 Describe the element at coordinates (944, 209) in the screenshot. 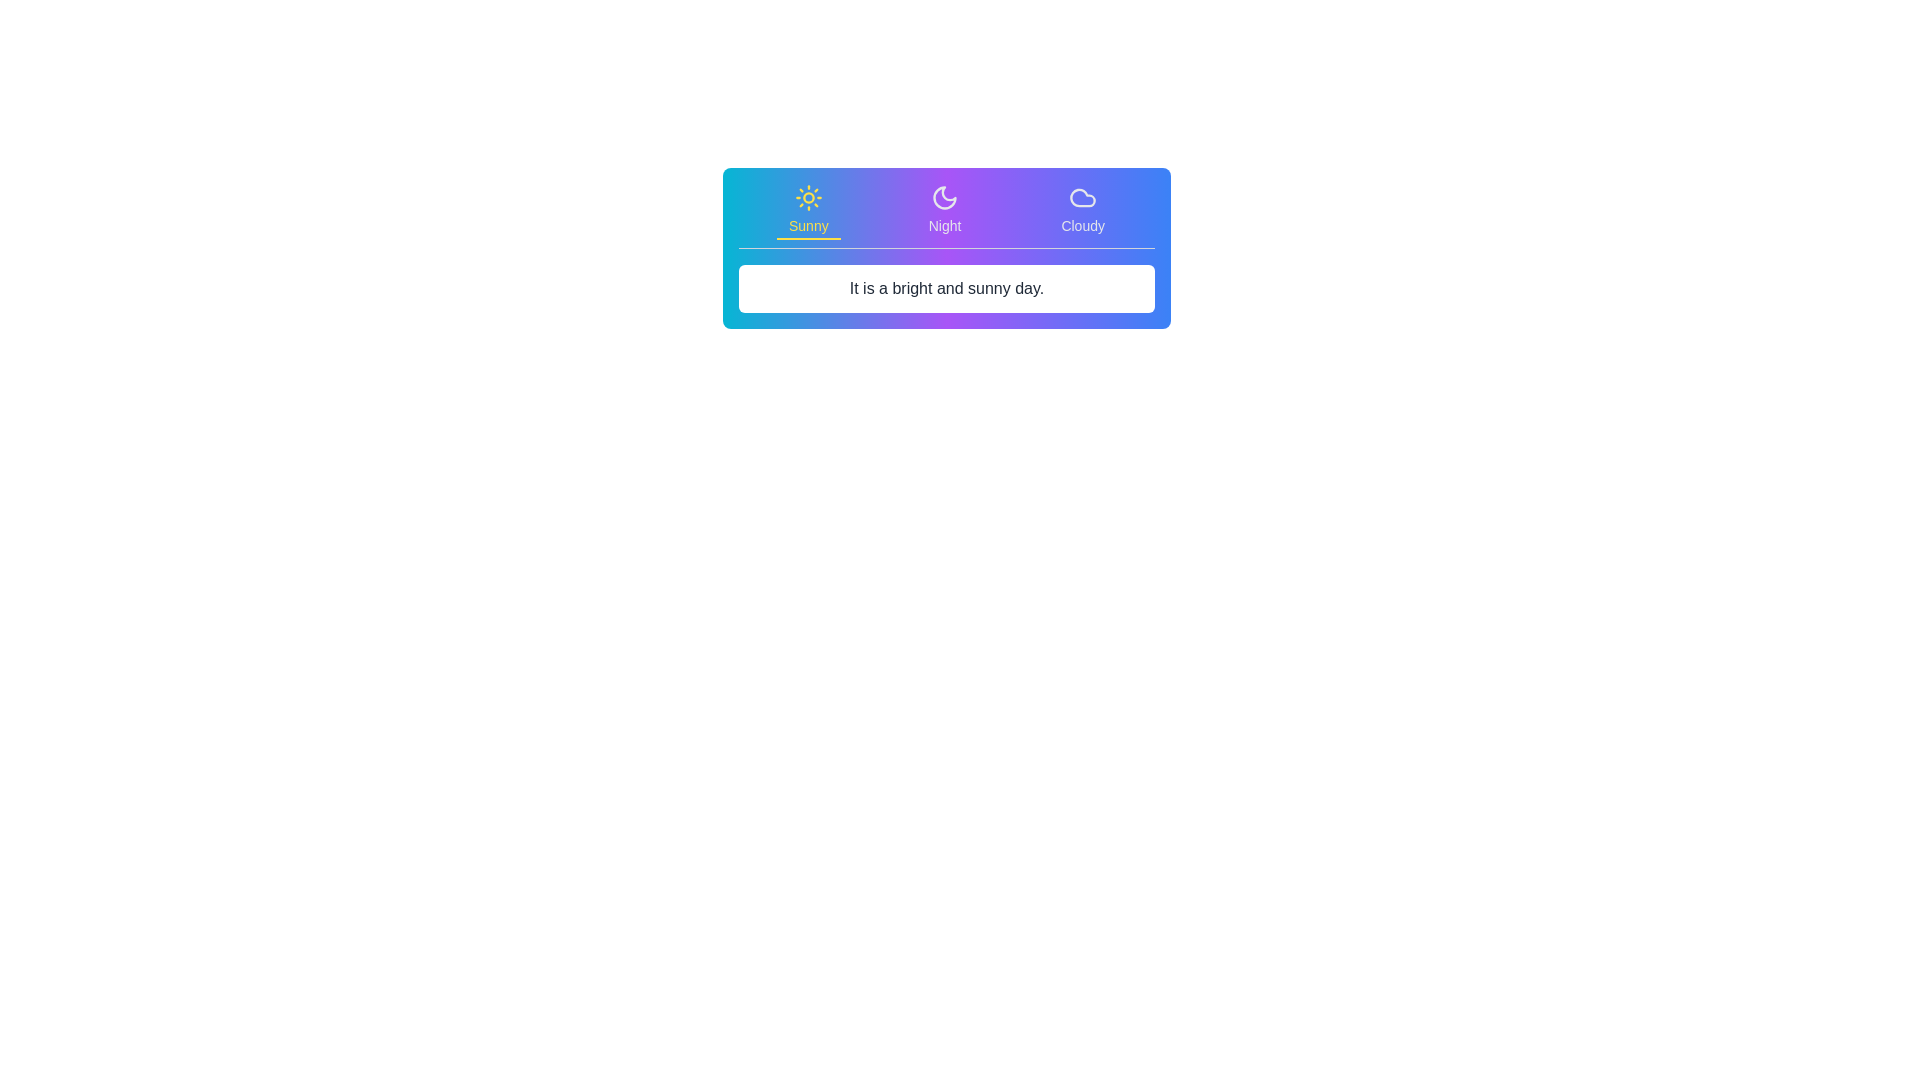

I see `the 'Night' option button, which is the middle item in a group of three, visually indicated by a moon icon and labeled 'Night'` at that location.